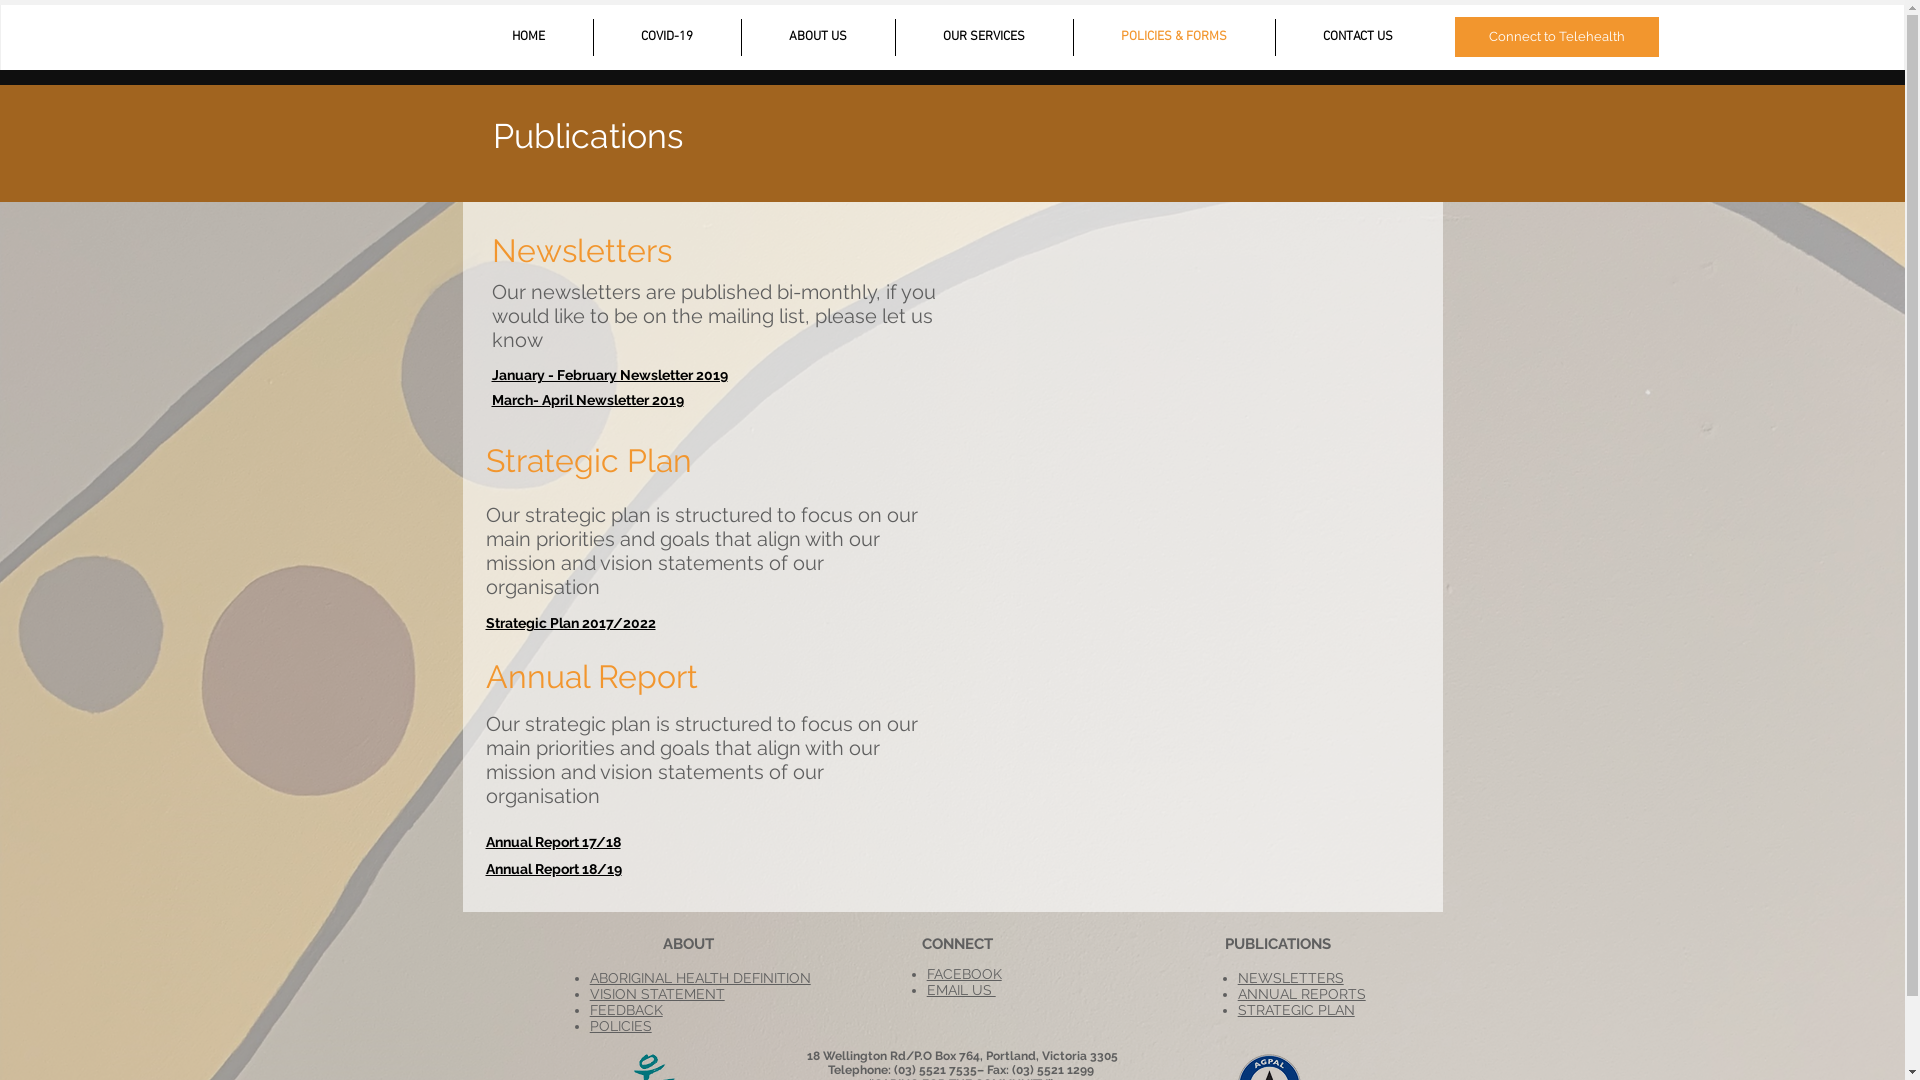 Image resolution: width=1920 pixels, height=1080 pixels. Describe the element at coordinates (491, 374) in the screenshot. I see `'January - February Newsletter 2019'` at that location.